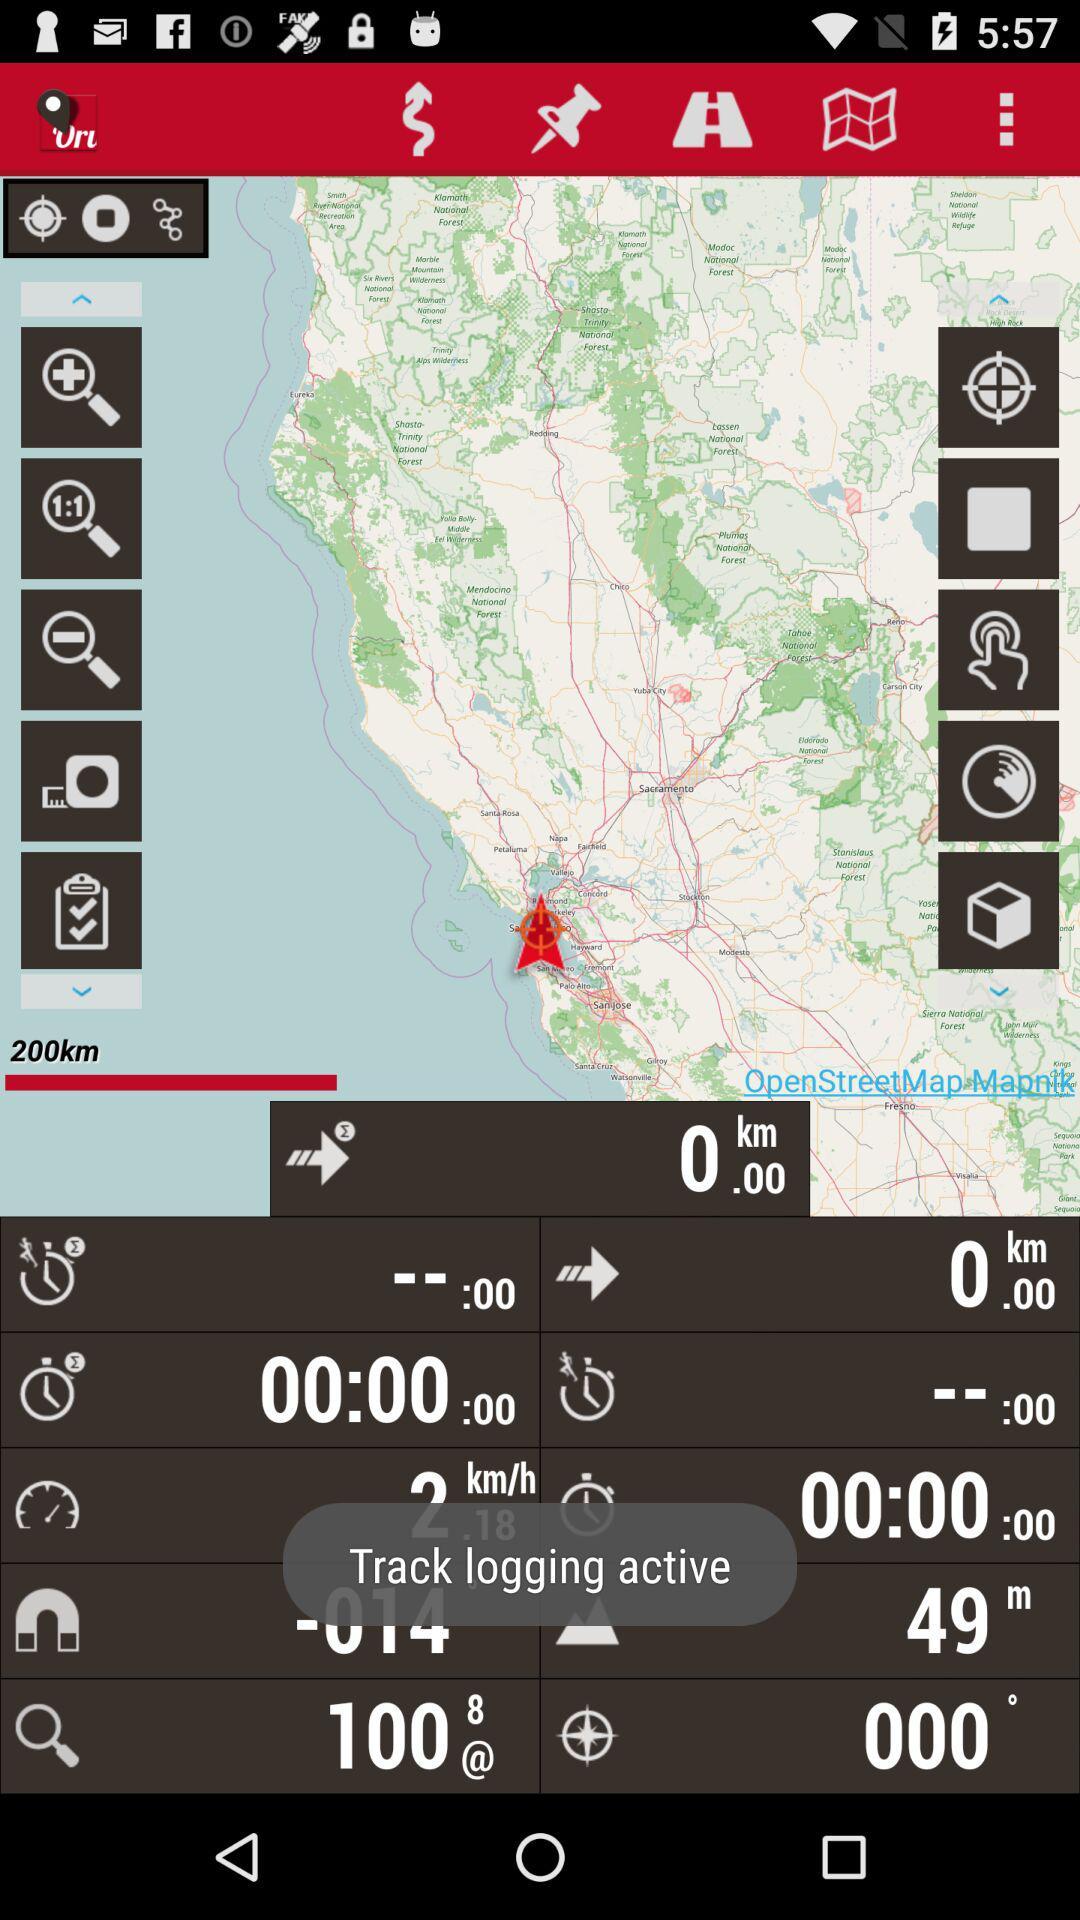 This screenshot has width=1080, height=1920. I want to click on the zoom_out icon, so click(80, 695).